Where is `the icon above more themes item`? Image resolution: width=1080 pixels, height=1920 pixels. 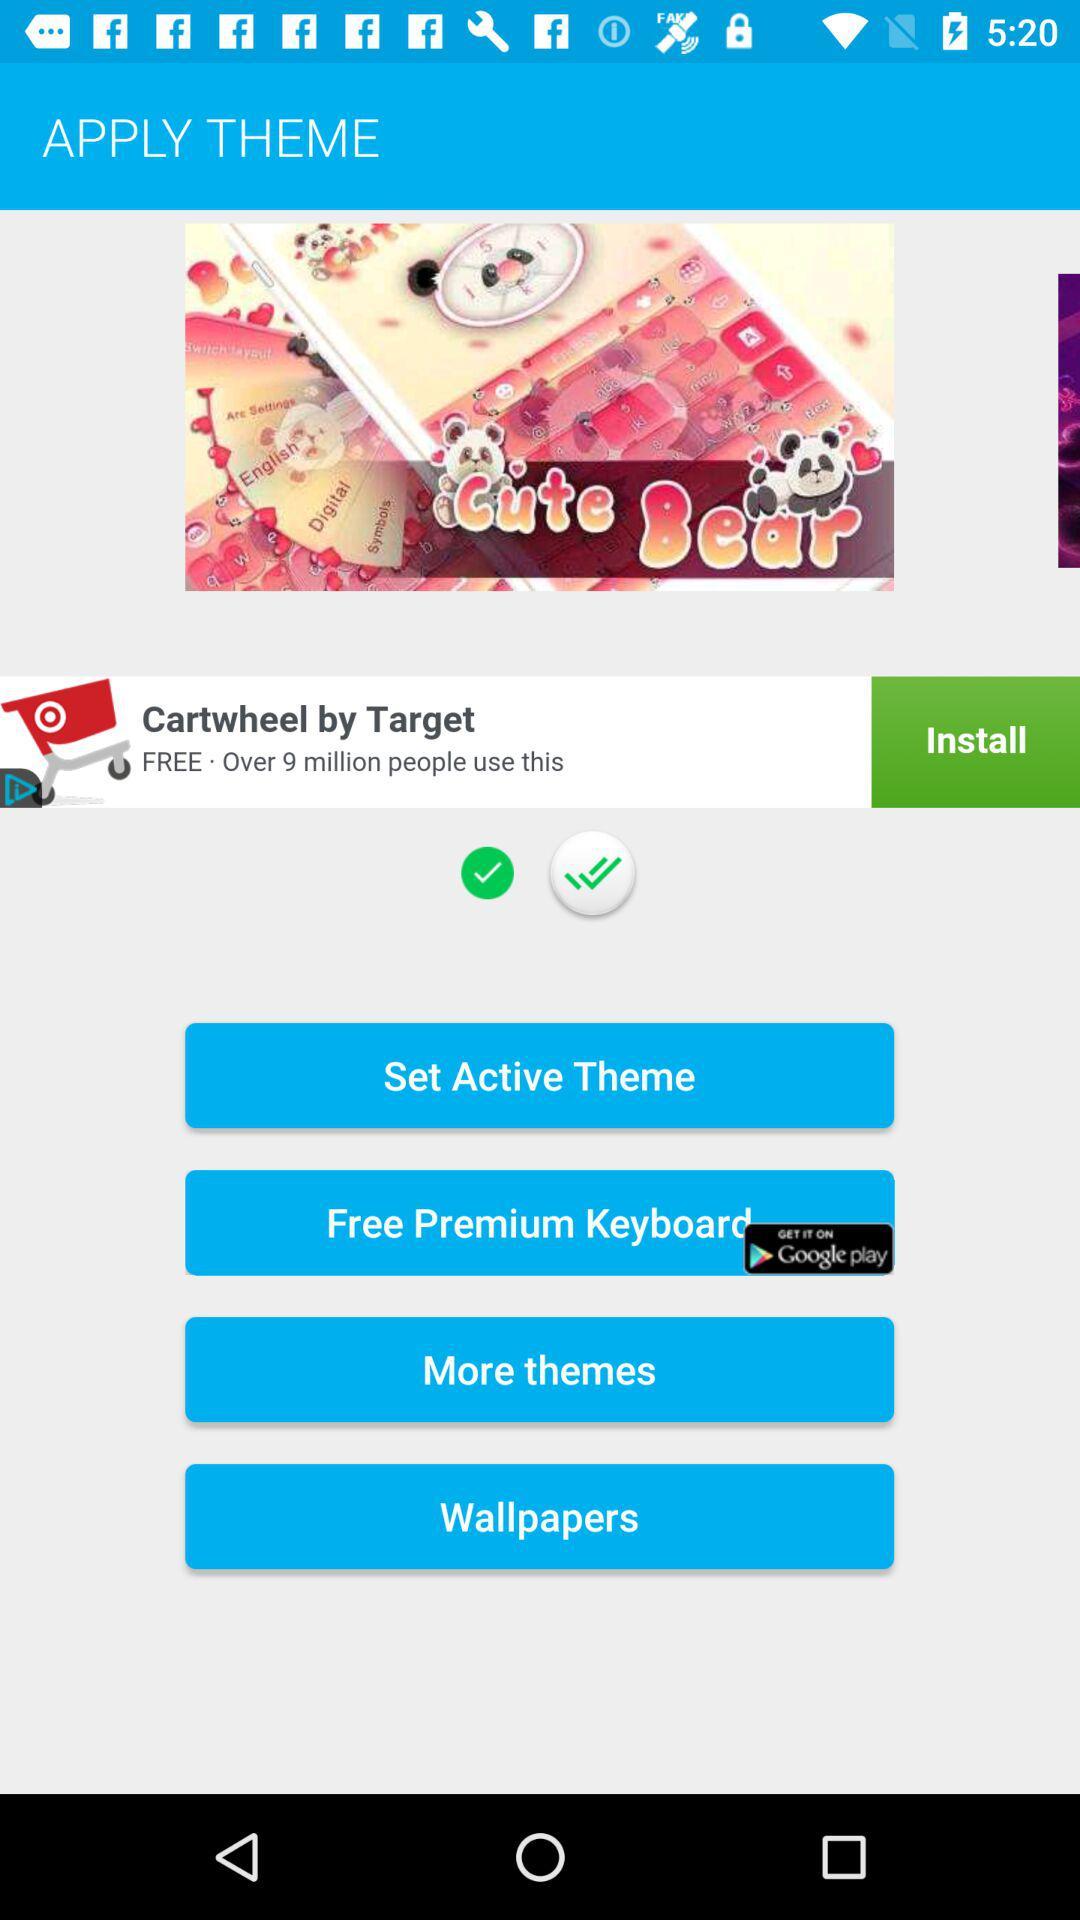
the icon above more themes item is located at coordinates (538, 1221).